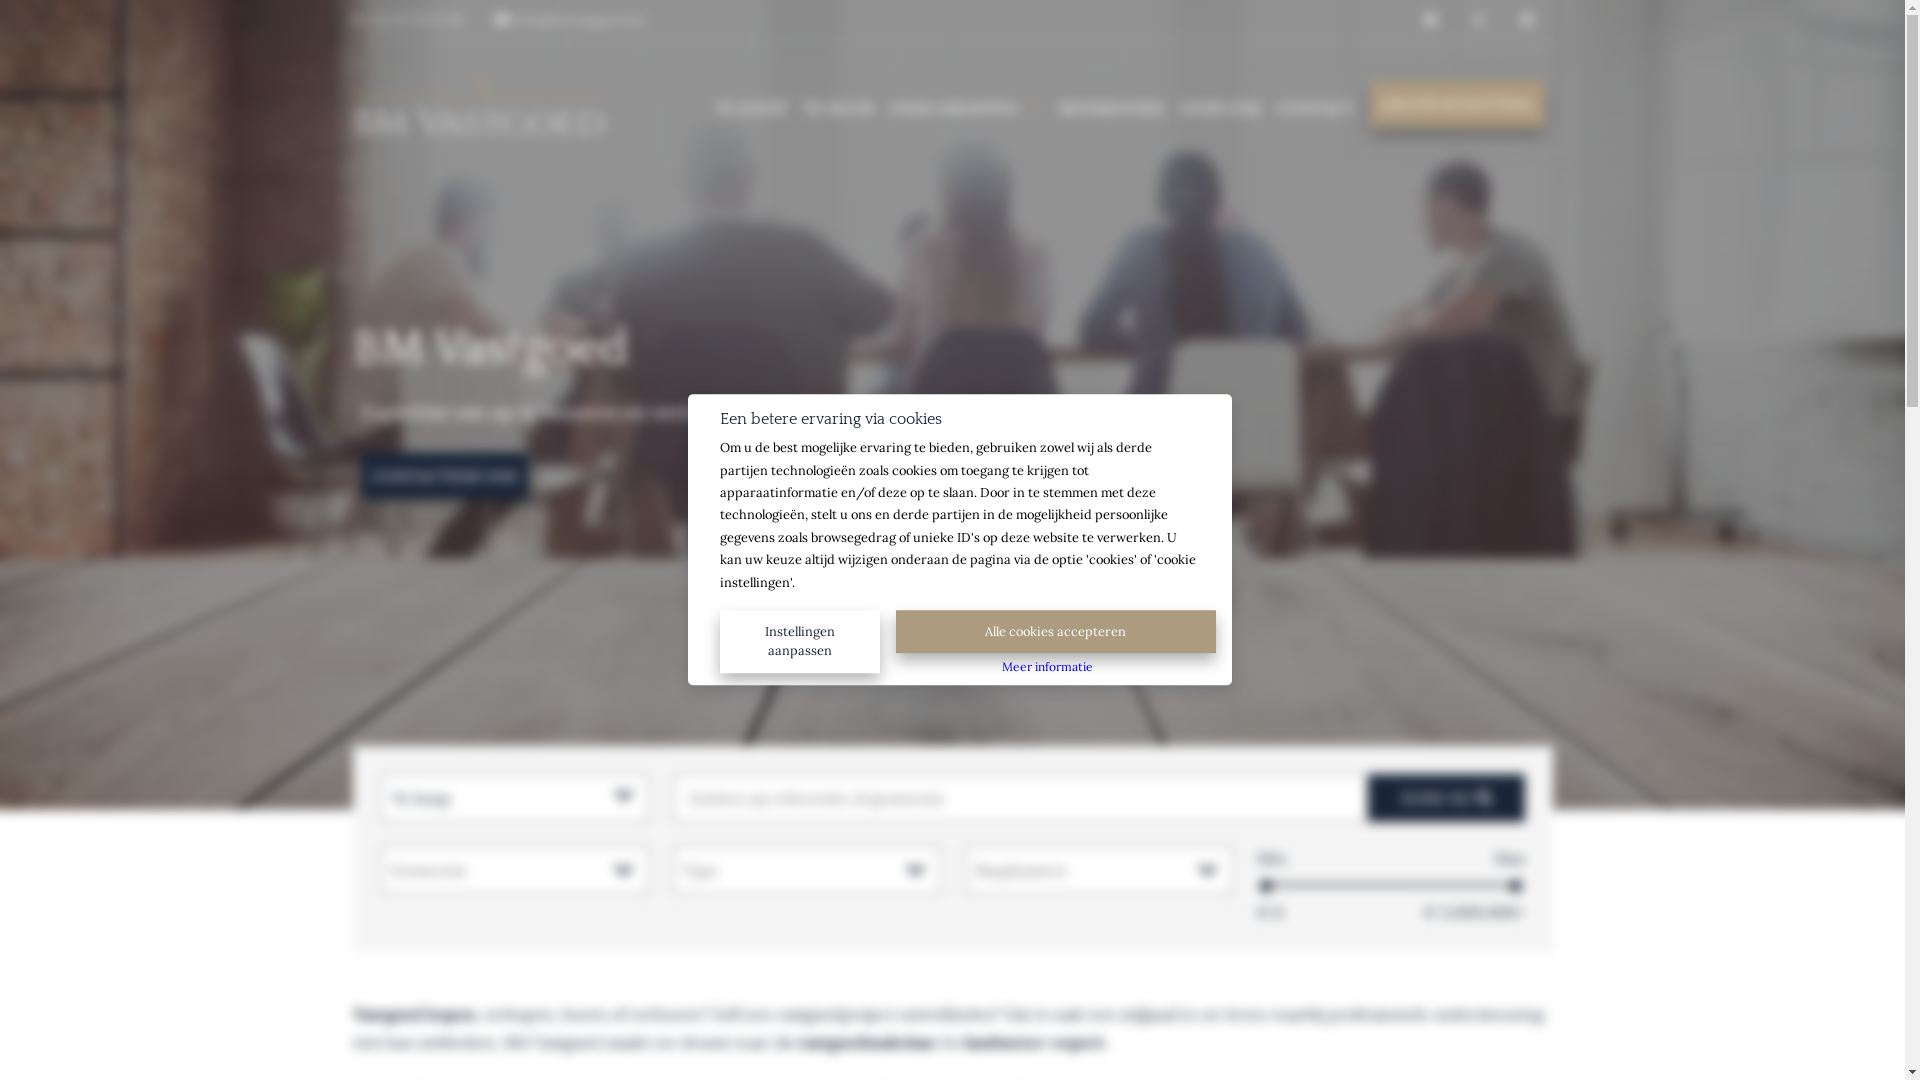  What do you see at coordinates (750, 105) in the screenshot?
I see `'TE KOOP'` at bounding box center [750, 105].